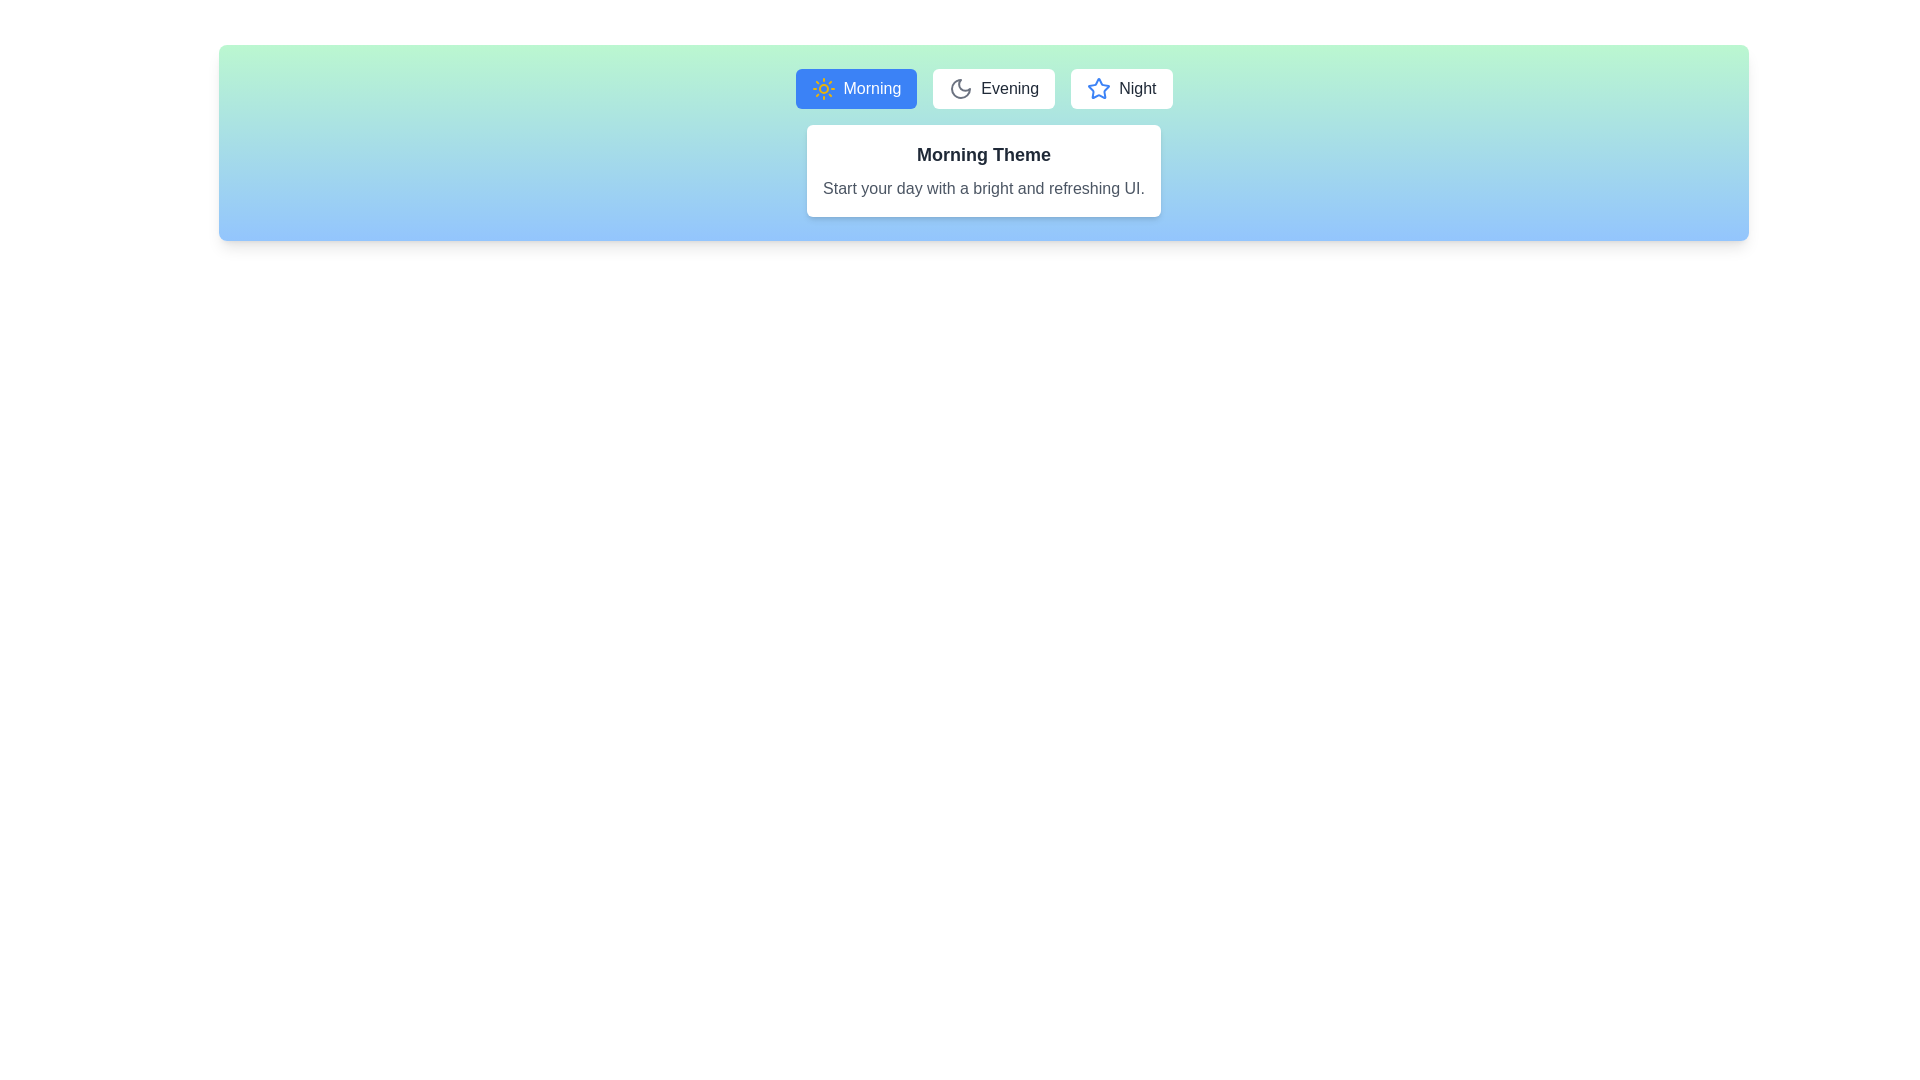 The height and width of the screenshot is (1080, 1920). Describe the element at coordinates (856, 87) in the screenshot. I see `the button labeled Morning` at that location.